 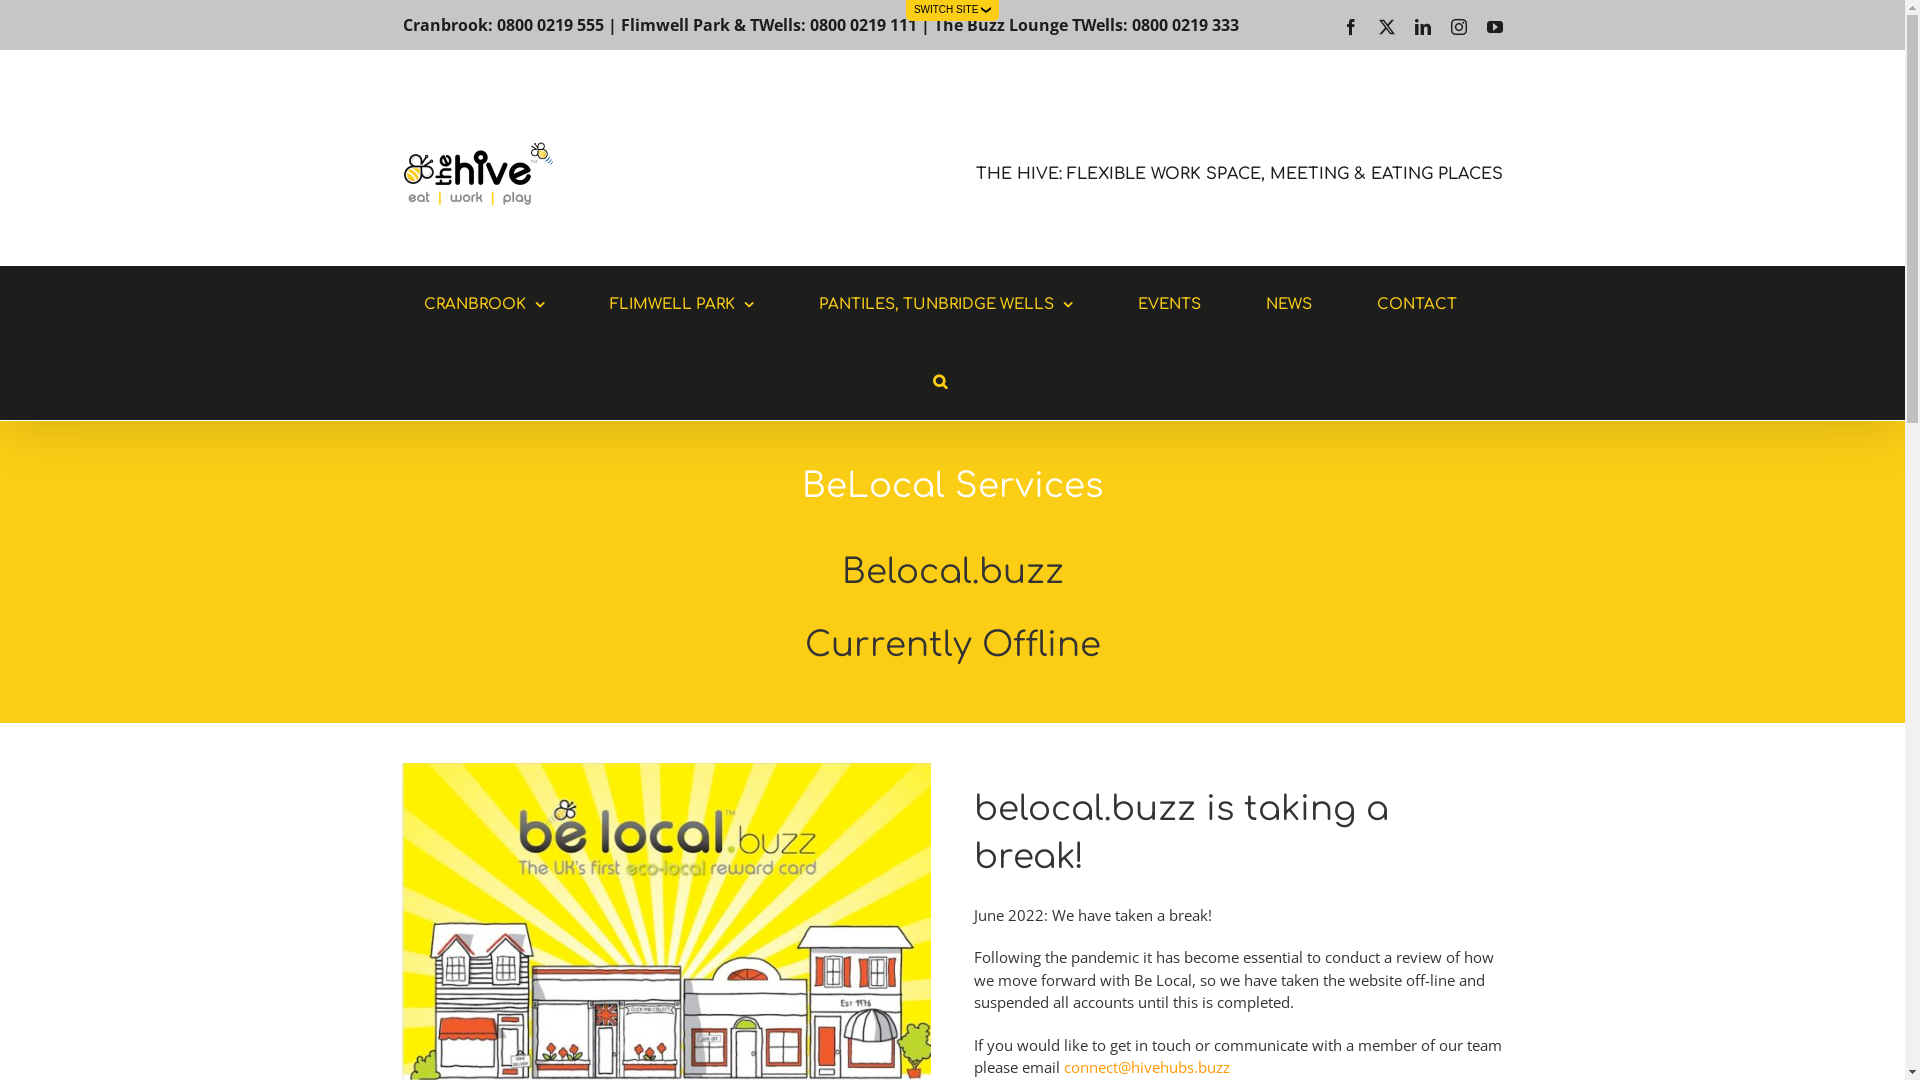 I want to click on 'CRANBROOK', so click(x=484, y=304).